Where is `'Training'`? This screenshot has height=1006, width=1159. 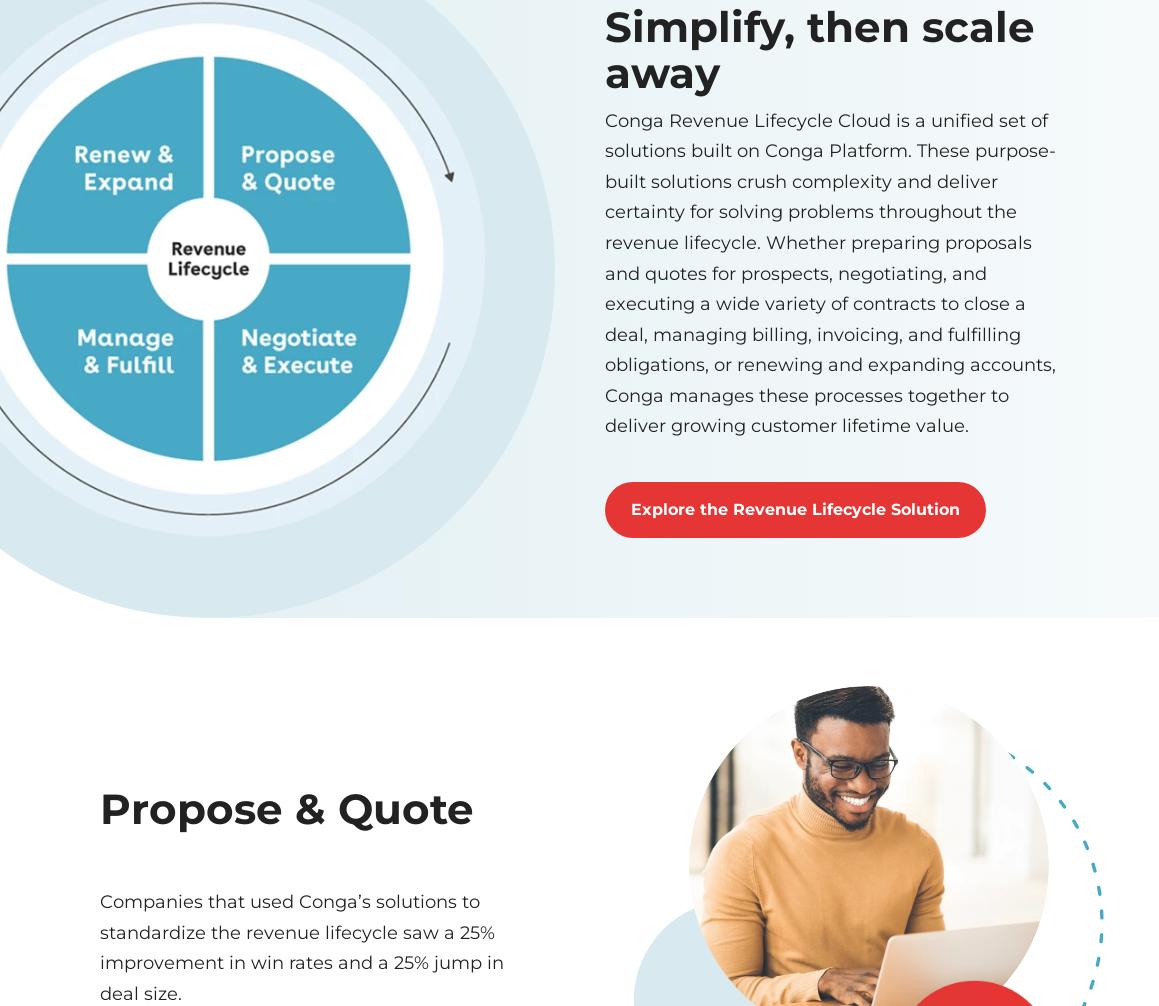 'Training' is located at coordinates (785, 724).